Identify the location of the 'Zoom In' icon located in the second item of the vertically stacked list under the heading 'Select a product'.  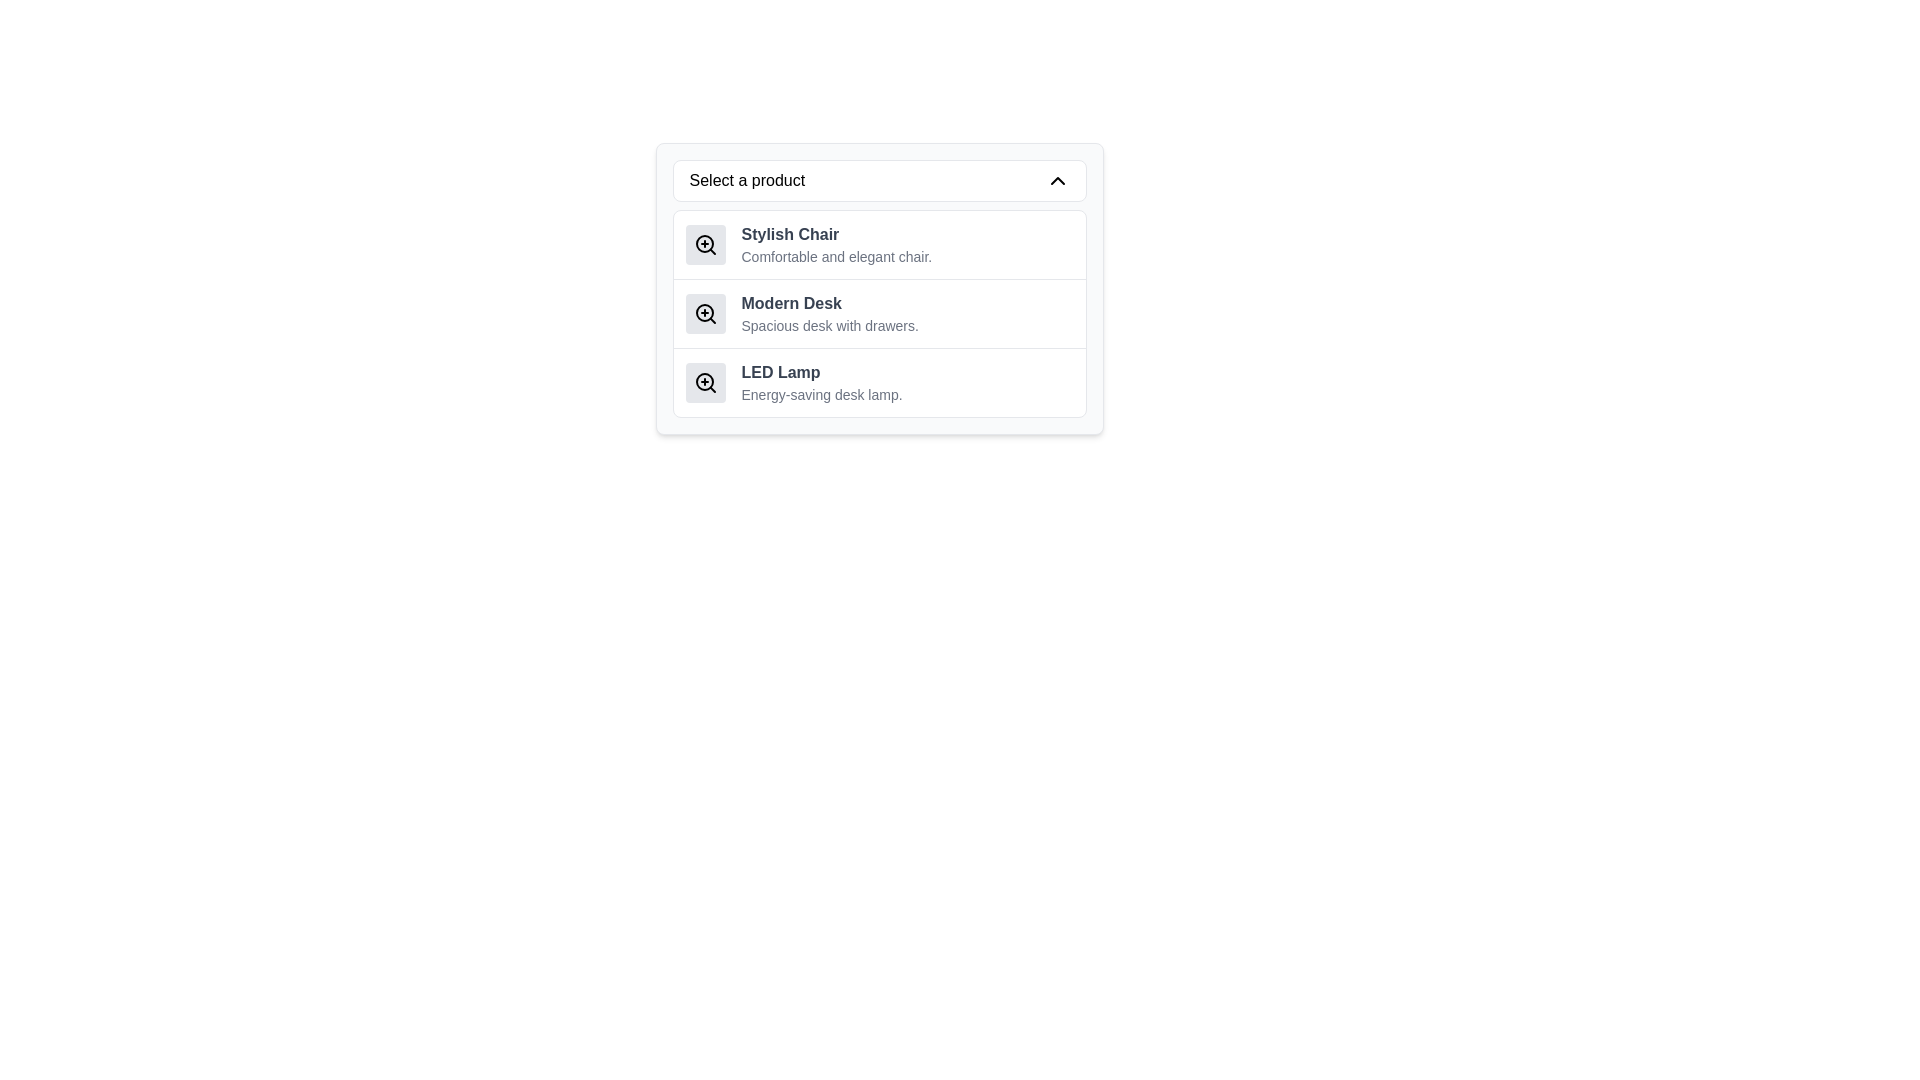
(705, 313).